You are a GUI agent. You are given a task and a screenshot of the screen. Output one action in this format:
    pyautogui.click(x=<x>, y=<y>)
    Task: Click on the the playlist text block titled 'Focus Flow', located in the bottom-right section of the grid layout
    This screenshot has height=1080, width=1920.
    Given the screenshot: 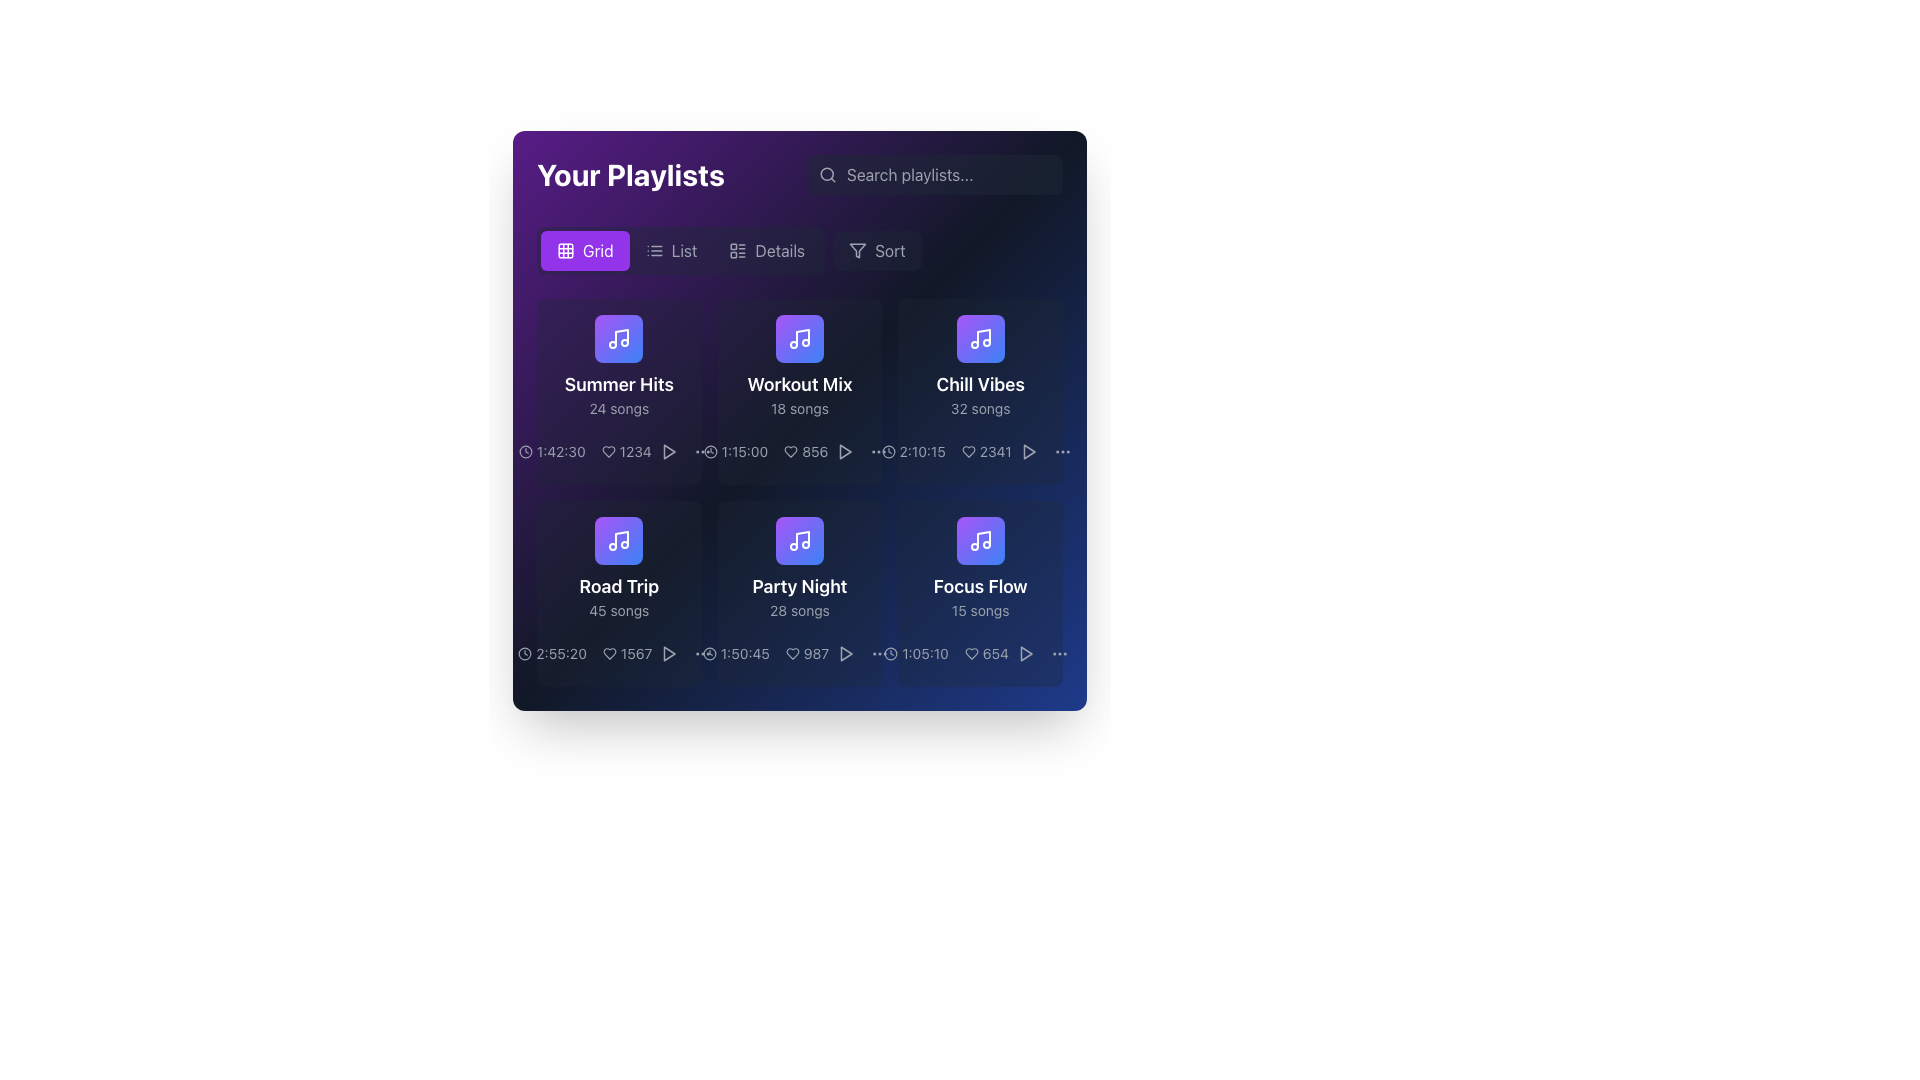 What is the action you would take?
    pyautogui.click(x=980, y=596)
    